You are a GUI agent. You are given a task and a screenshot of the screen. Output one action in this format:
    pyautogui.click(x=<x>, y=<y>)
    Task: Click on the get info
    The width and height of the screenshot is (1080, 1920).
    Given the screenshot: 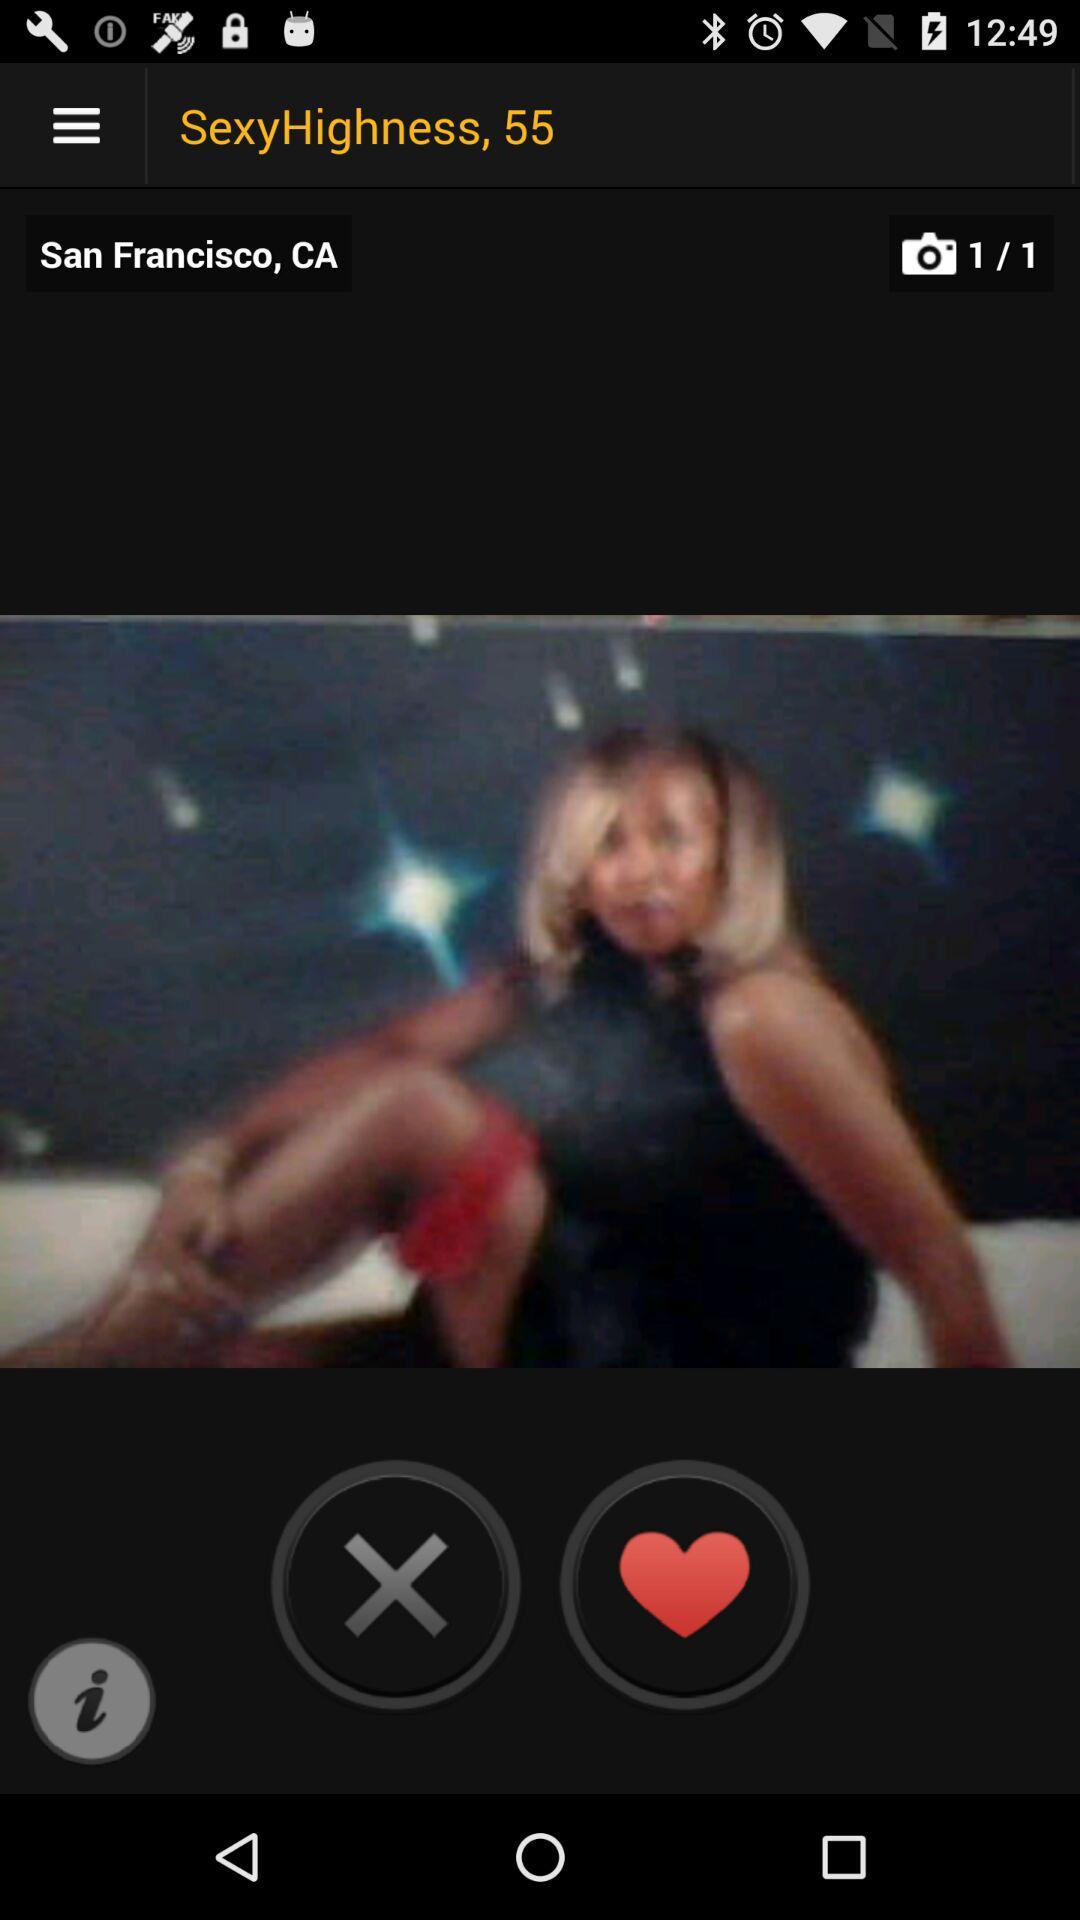 What is the action you would take?
    pyautogui.click(x=91, y=1701)
    